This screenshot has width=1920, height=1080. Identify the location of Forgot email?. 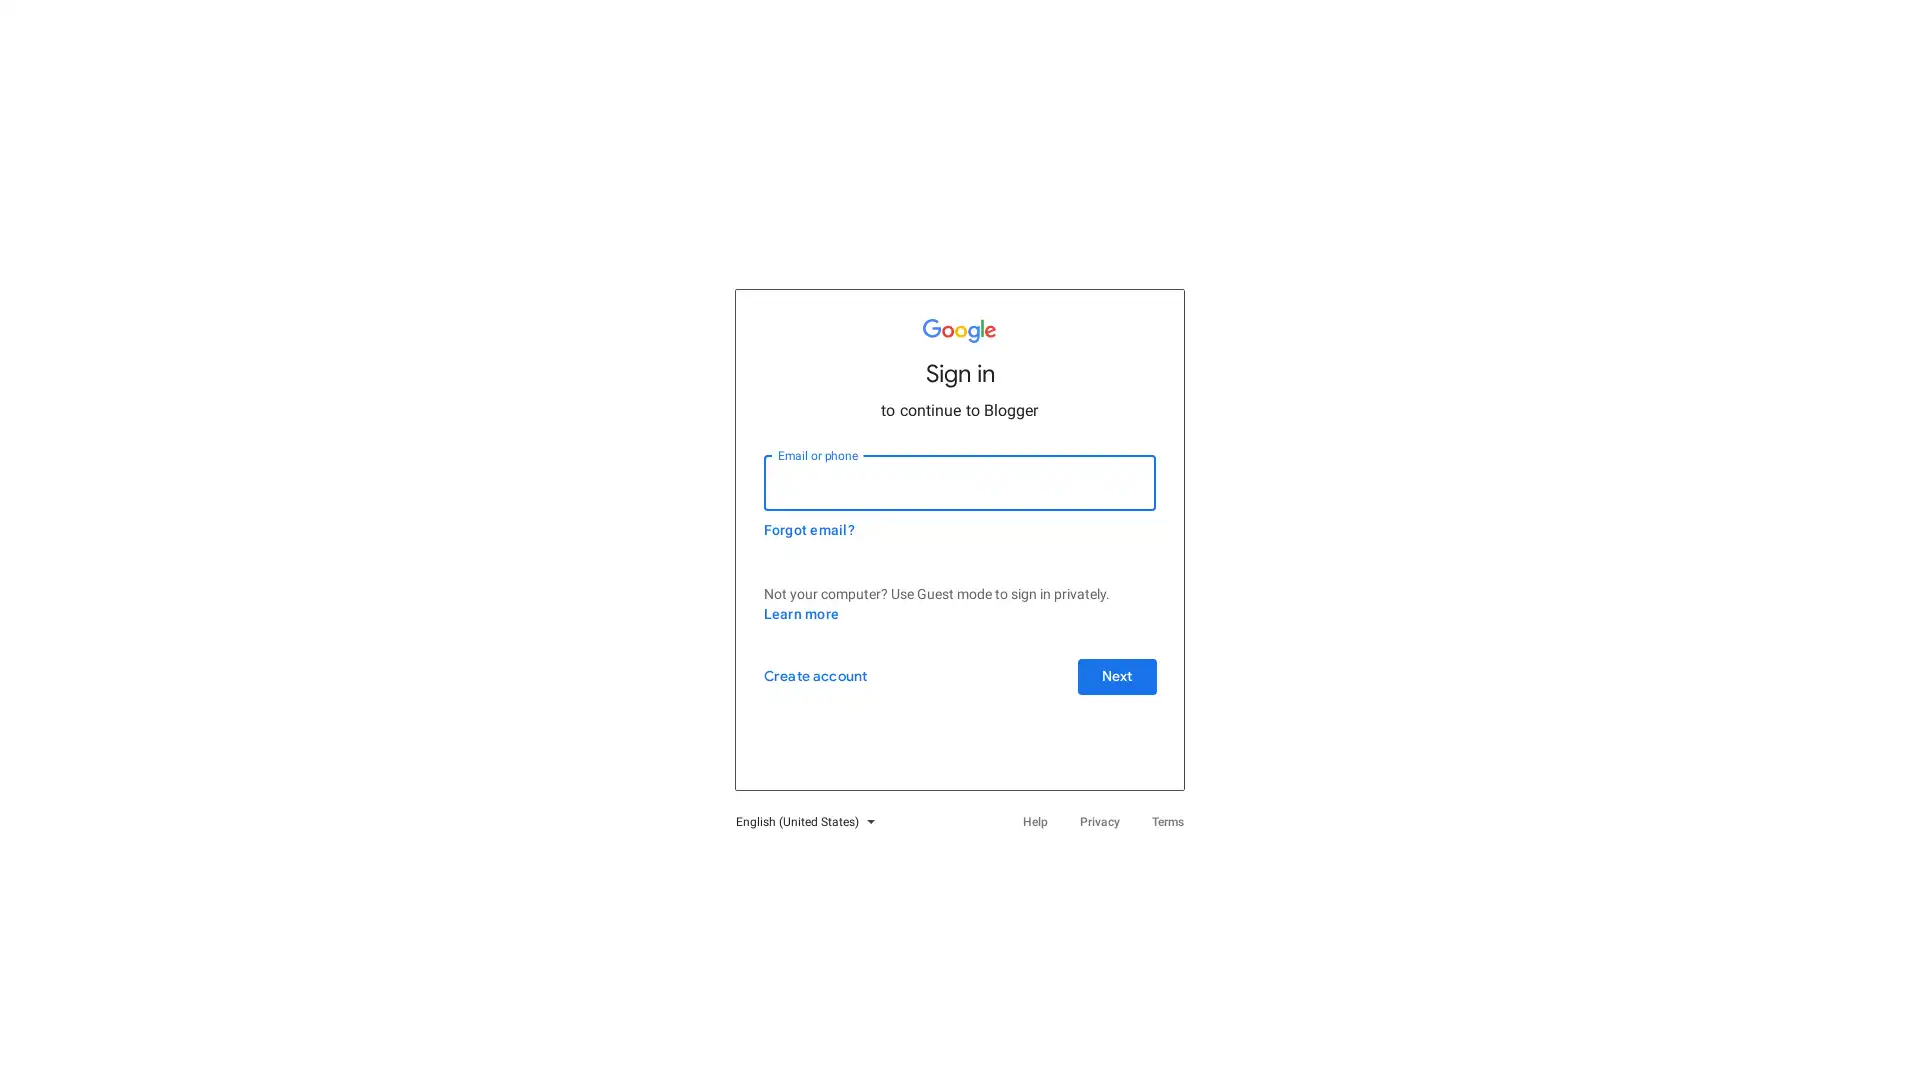
(821, 547).